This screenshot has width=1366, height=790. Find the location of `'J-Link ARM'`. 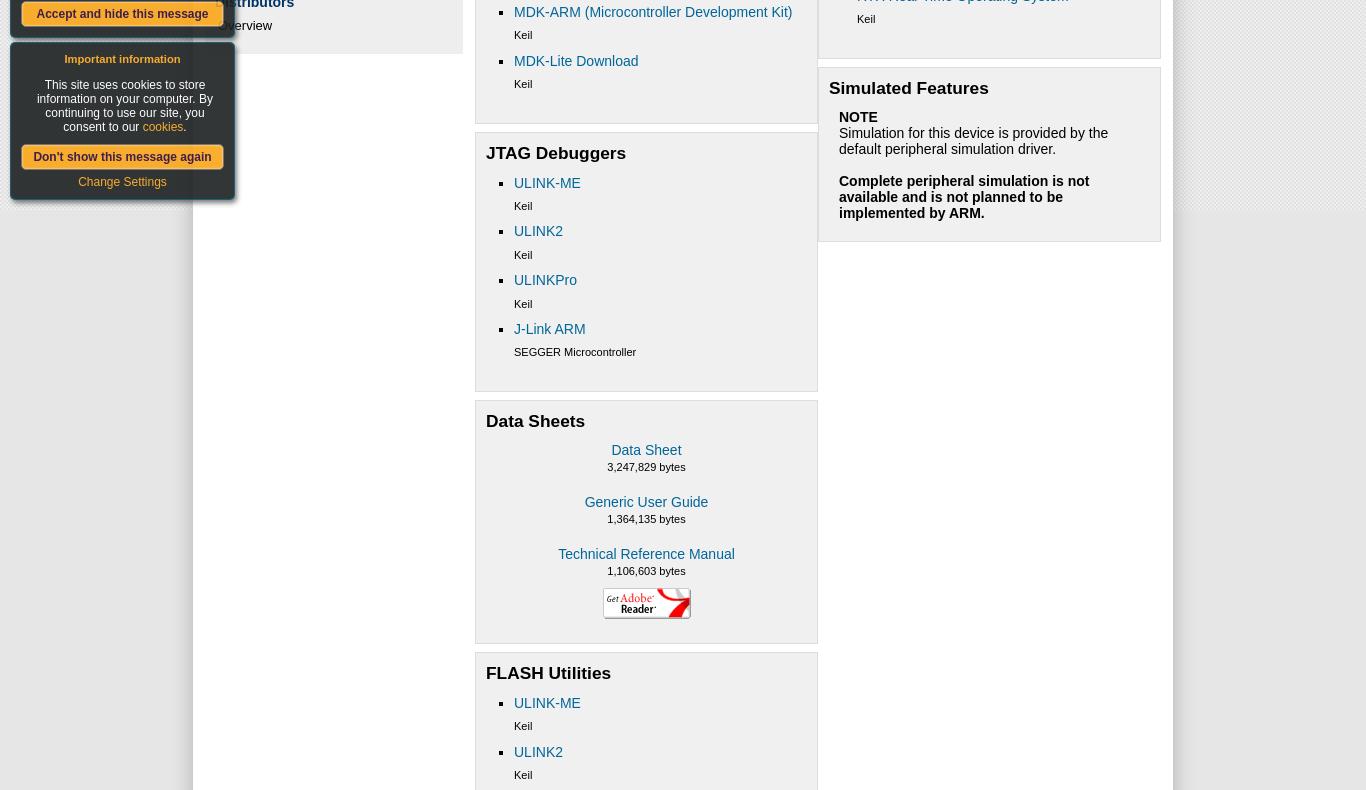

'J-Link ARM' is located at coordinates (514, 327).